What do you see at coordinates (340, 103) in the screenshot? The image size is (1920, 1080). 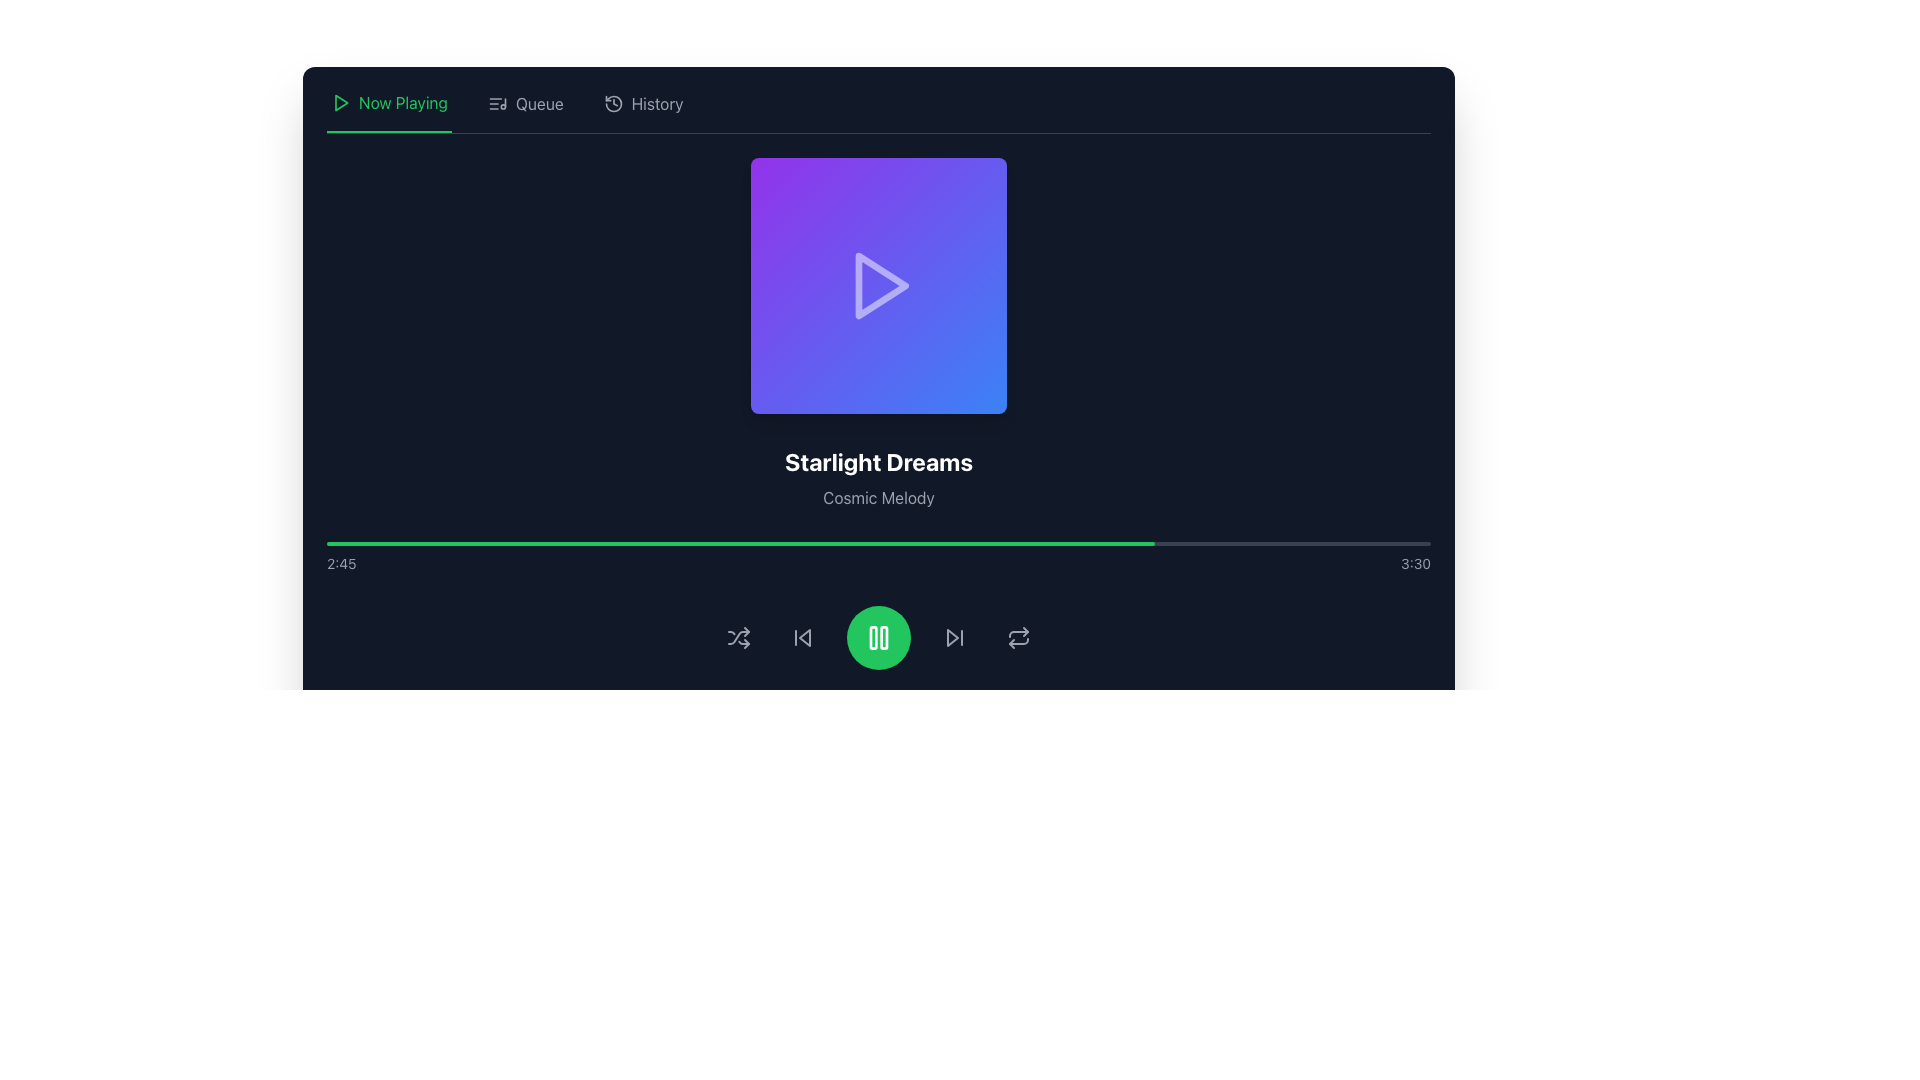 I see `the triangular play icon outlined in green, located at the top left of the interface before the 'Now Playing' text` at bounding box center [340, 103].